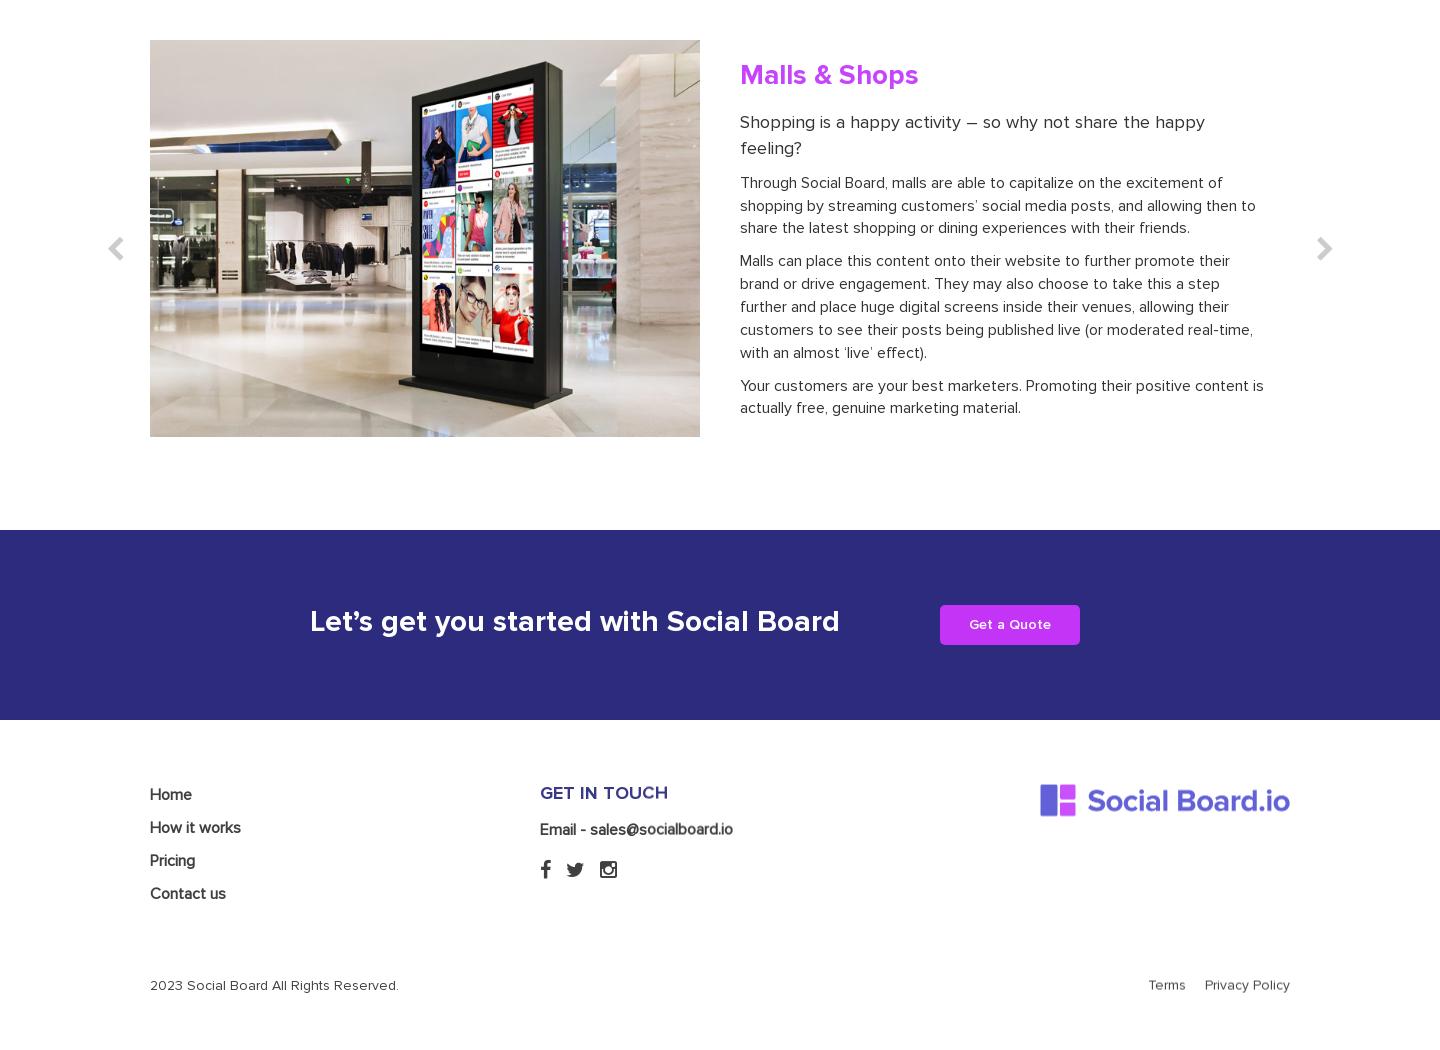  I want to click on 'Let’s get you started with Social Board', so click(573, 621).